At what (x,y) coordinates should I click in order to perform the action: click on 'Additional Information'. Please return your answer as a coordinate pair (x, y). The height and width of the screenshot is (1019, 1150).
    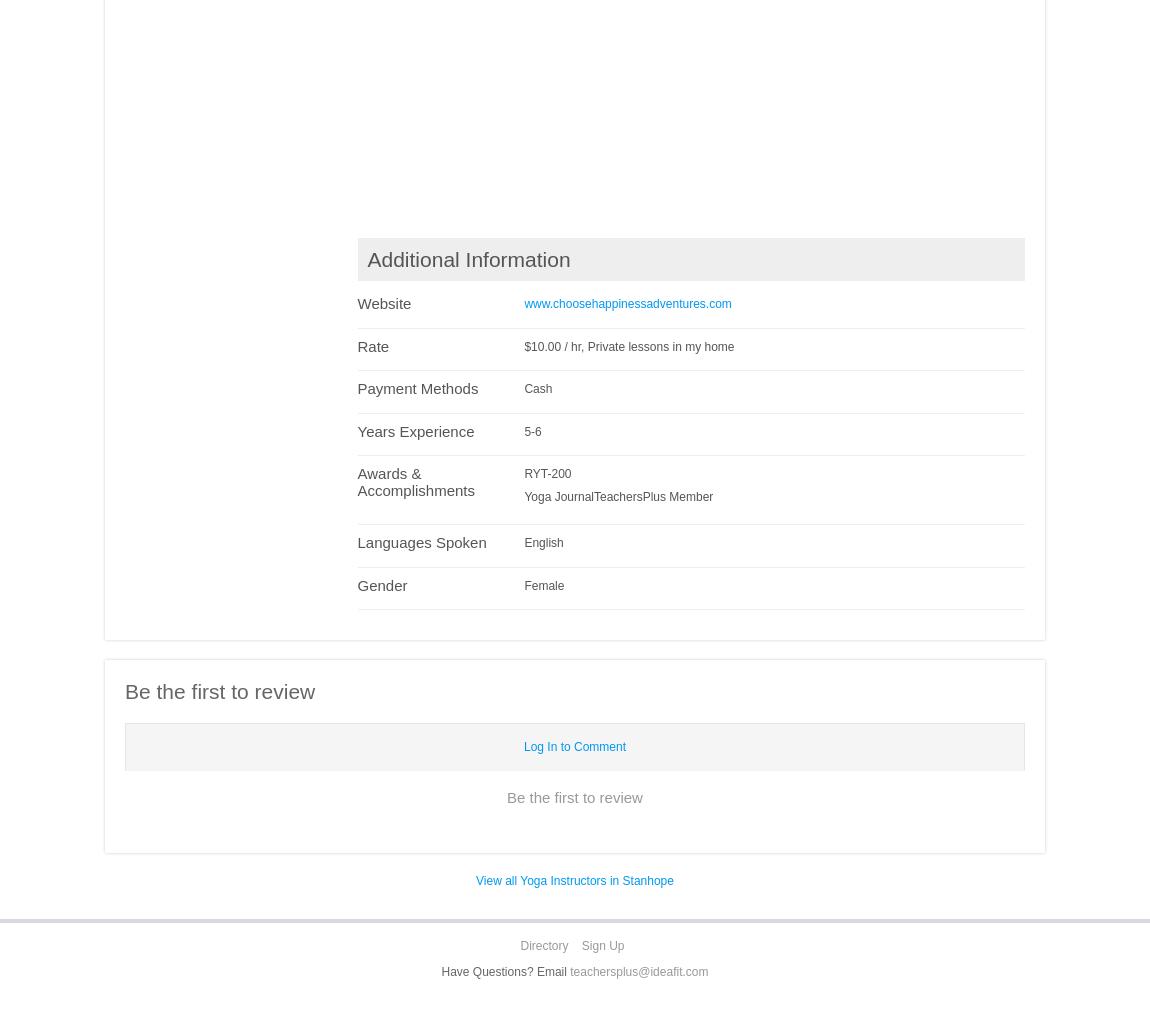
    Looking at the image, I should click on (468, 259).